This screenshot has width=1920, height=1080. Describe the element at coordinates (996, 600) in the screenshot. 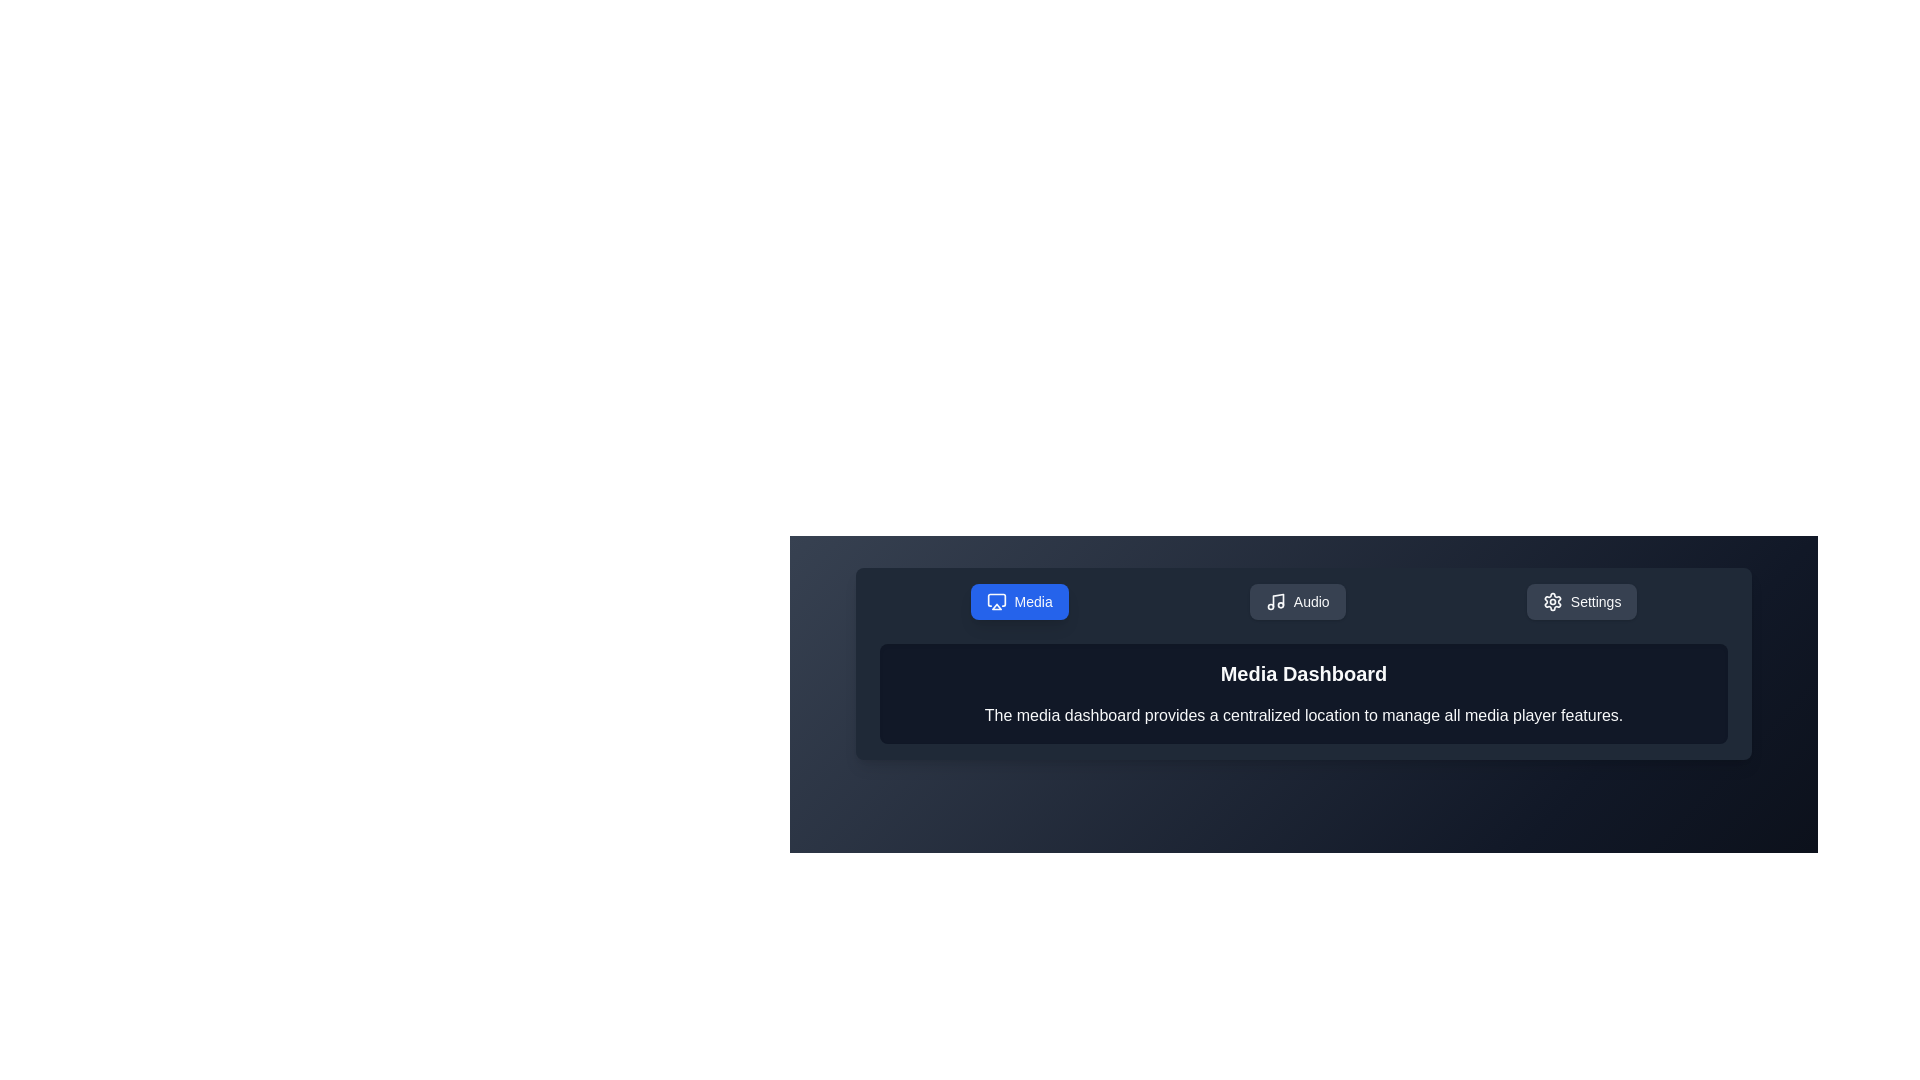

I see `the 'Media' button icon located in the upper midsection of the interface` at that location.